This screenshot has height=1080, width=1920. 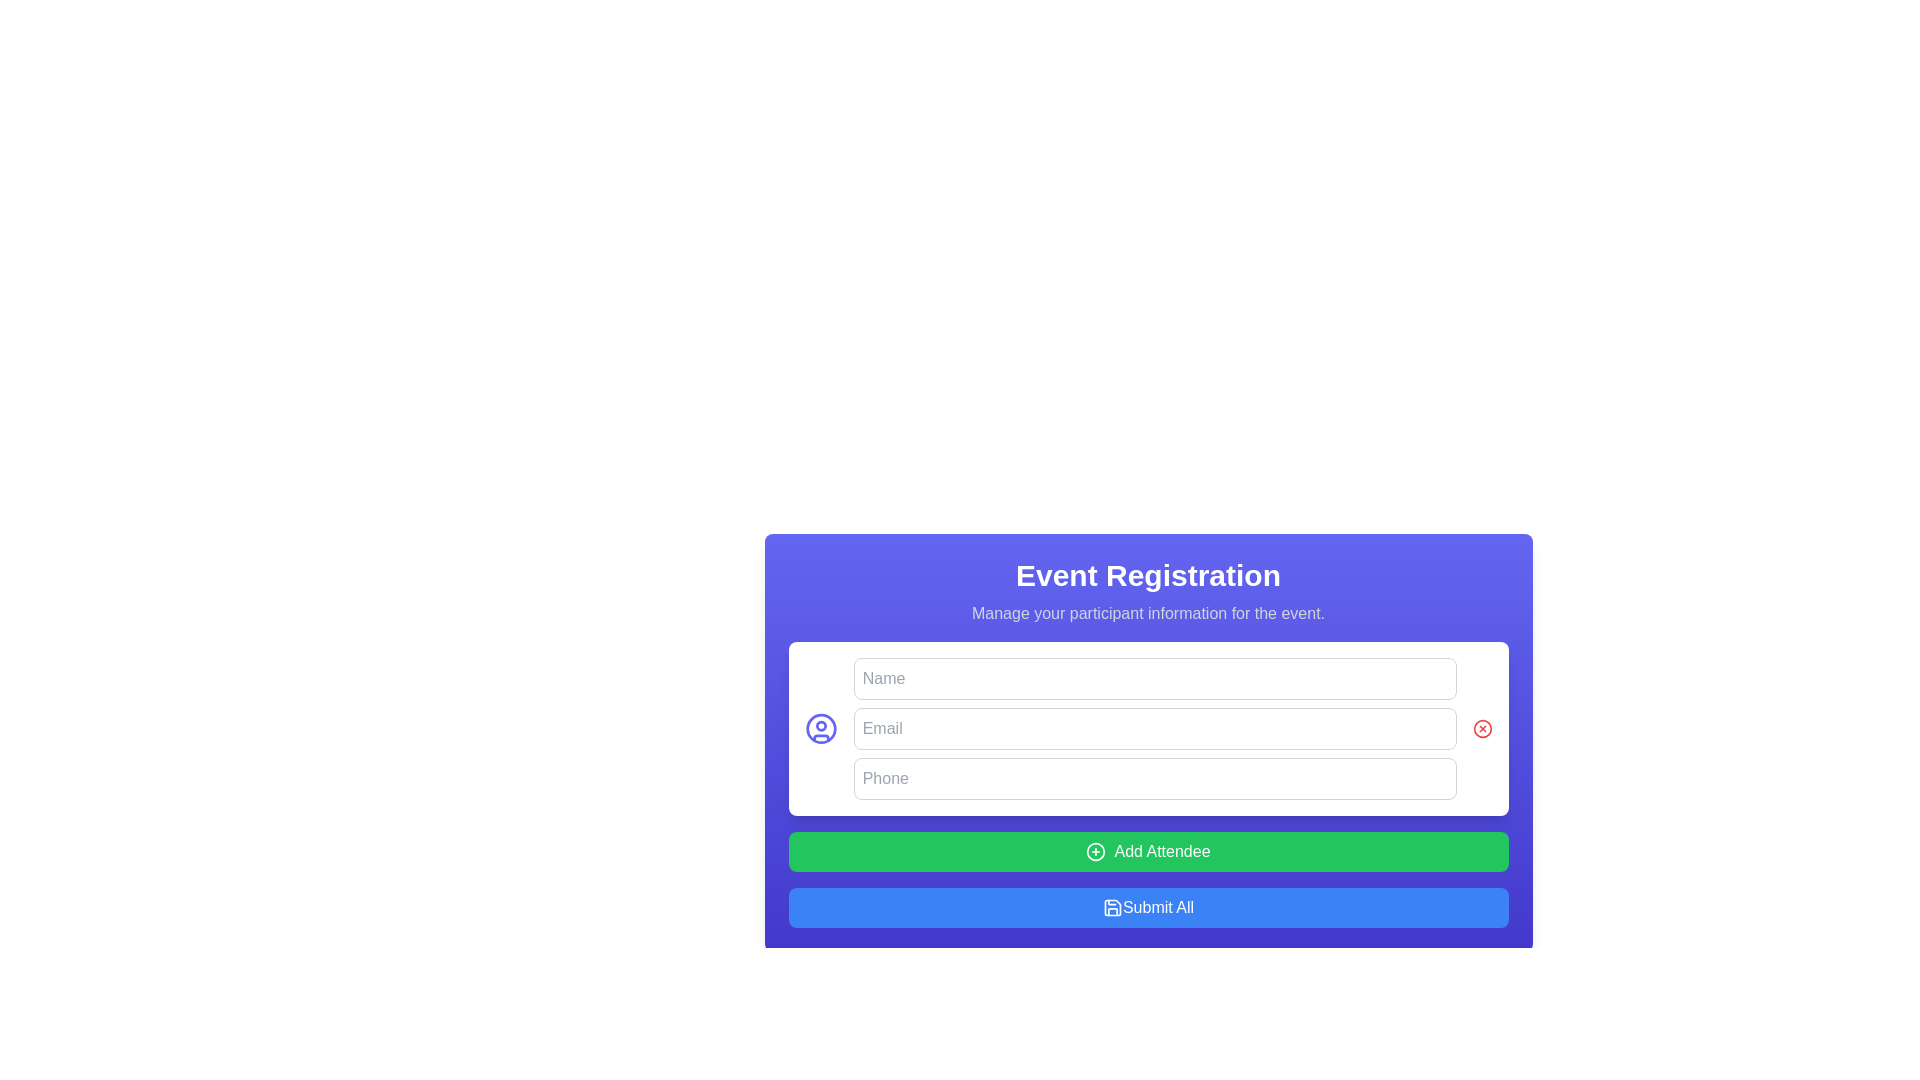 I want to click on the save or submit icon located to the left of the 'Submit All' button, so click(x=1111, y=907).